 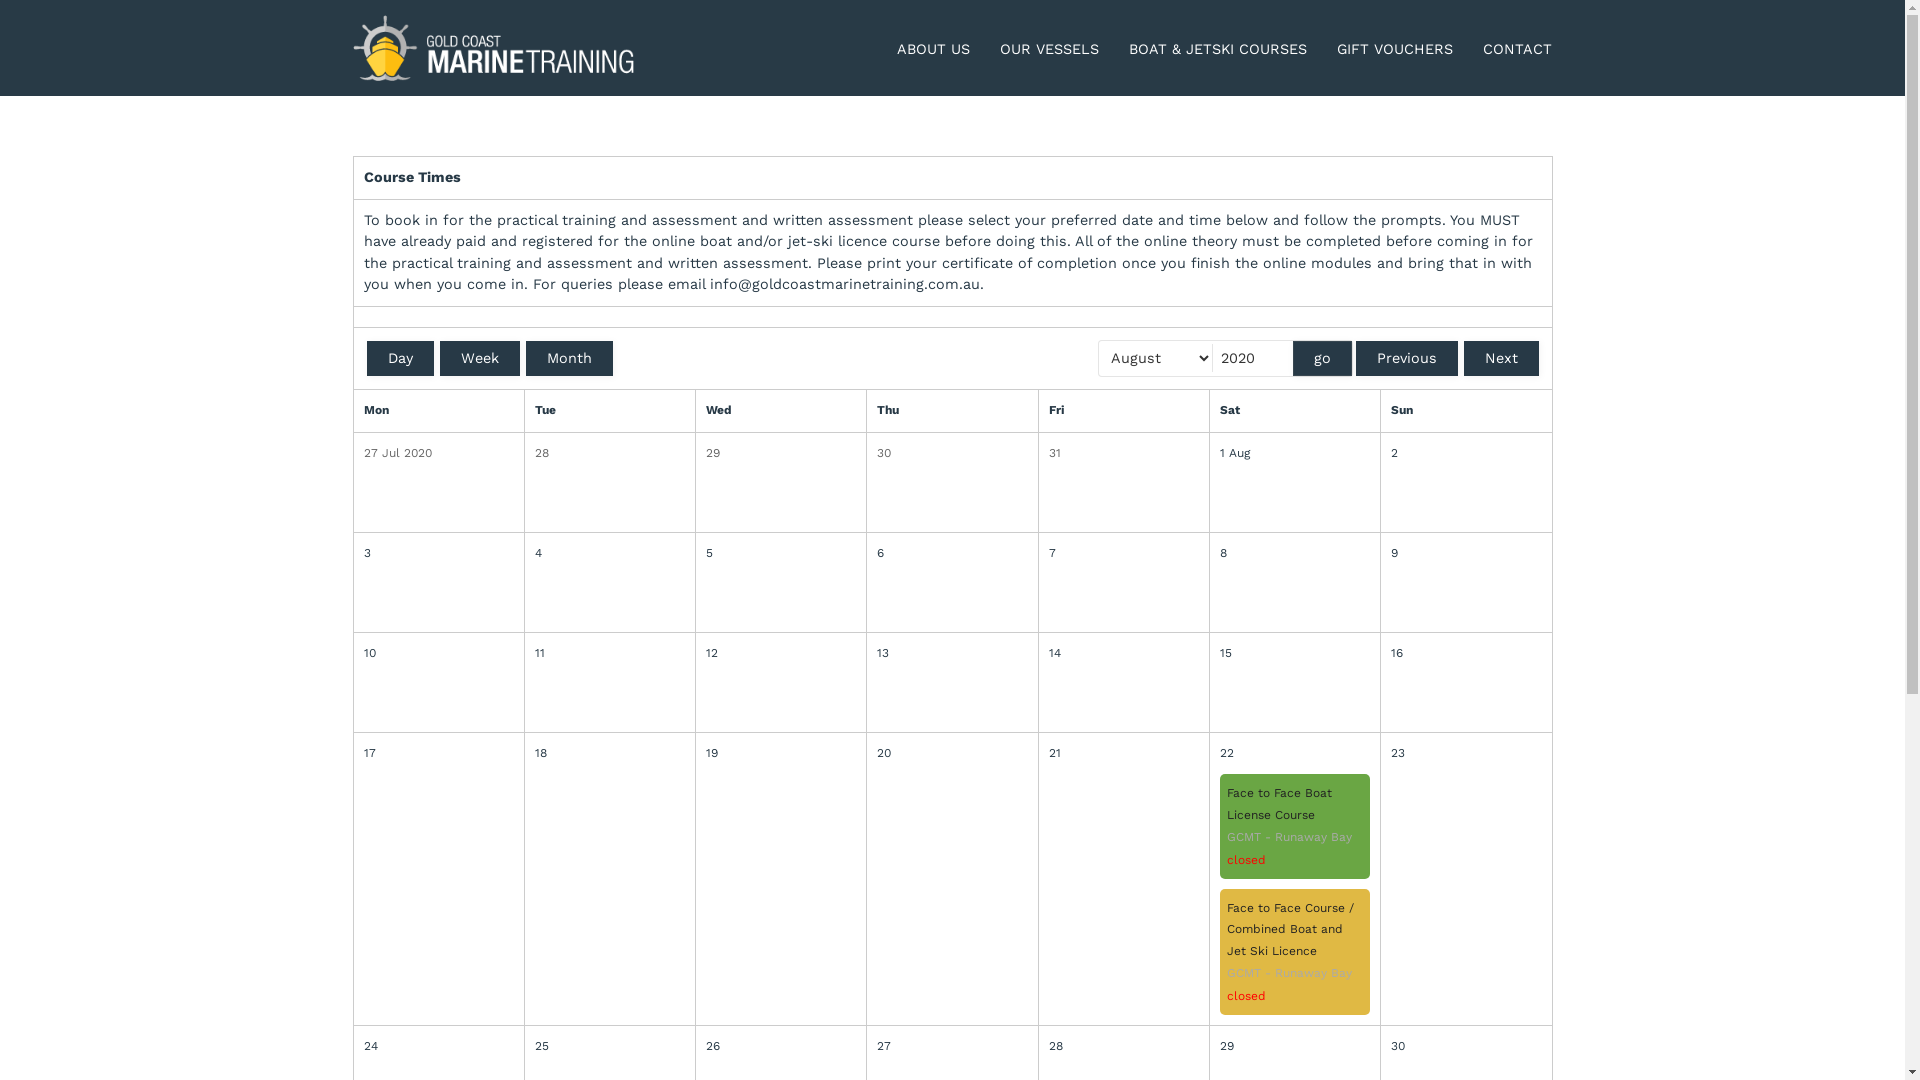 I want to click on 'CONTACT', so click(x=1517, y=49).